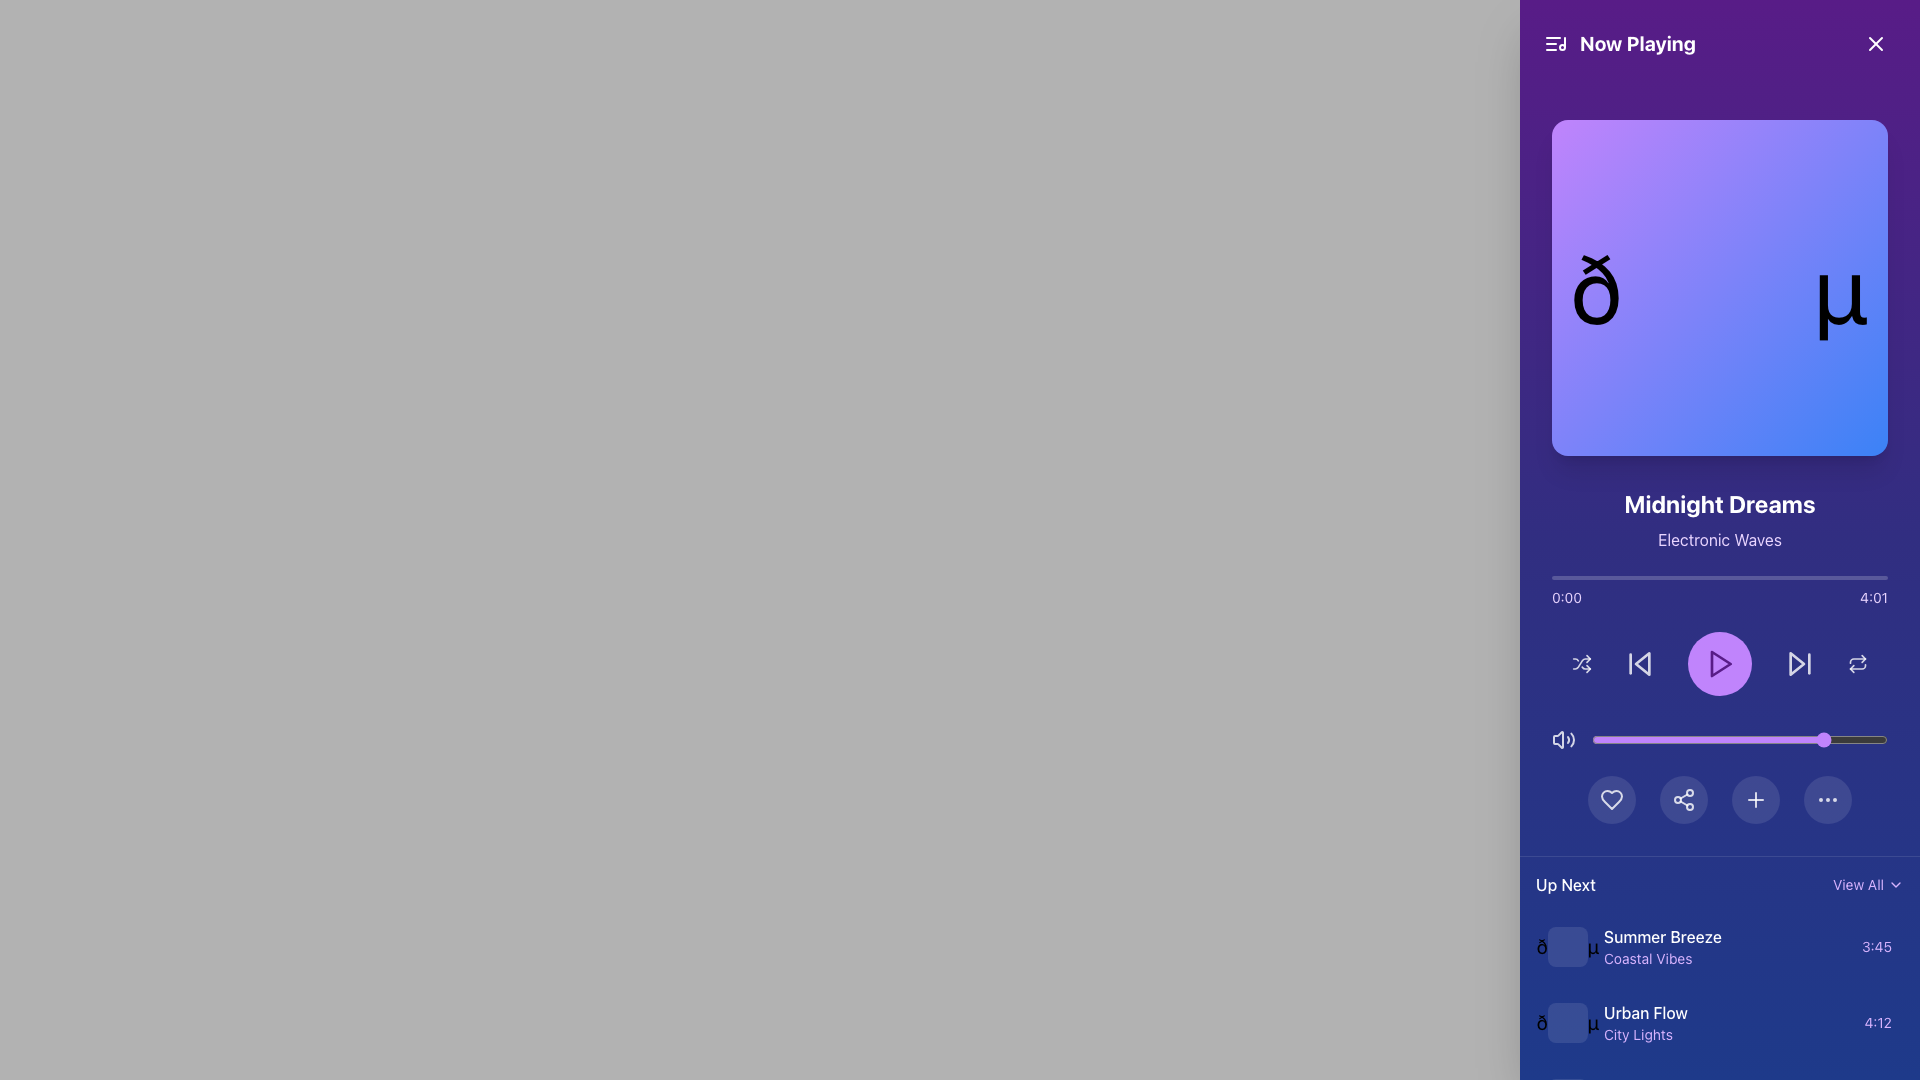  Describe the element at coordinates (1642, 663) in the screenshot. I see `the triangular backward navigation button in the playback controls region, located to the left of the central Play button` at that location.